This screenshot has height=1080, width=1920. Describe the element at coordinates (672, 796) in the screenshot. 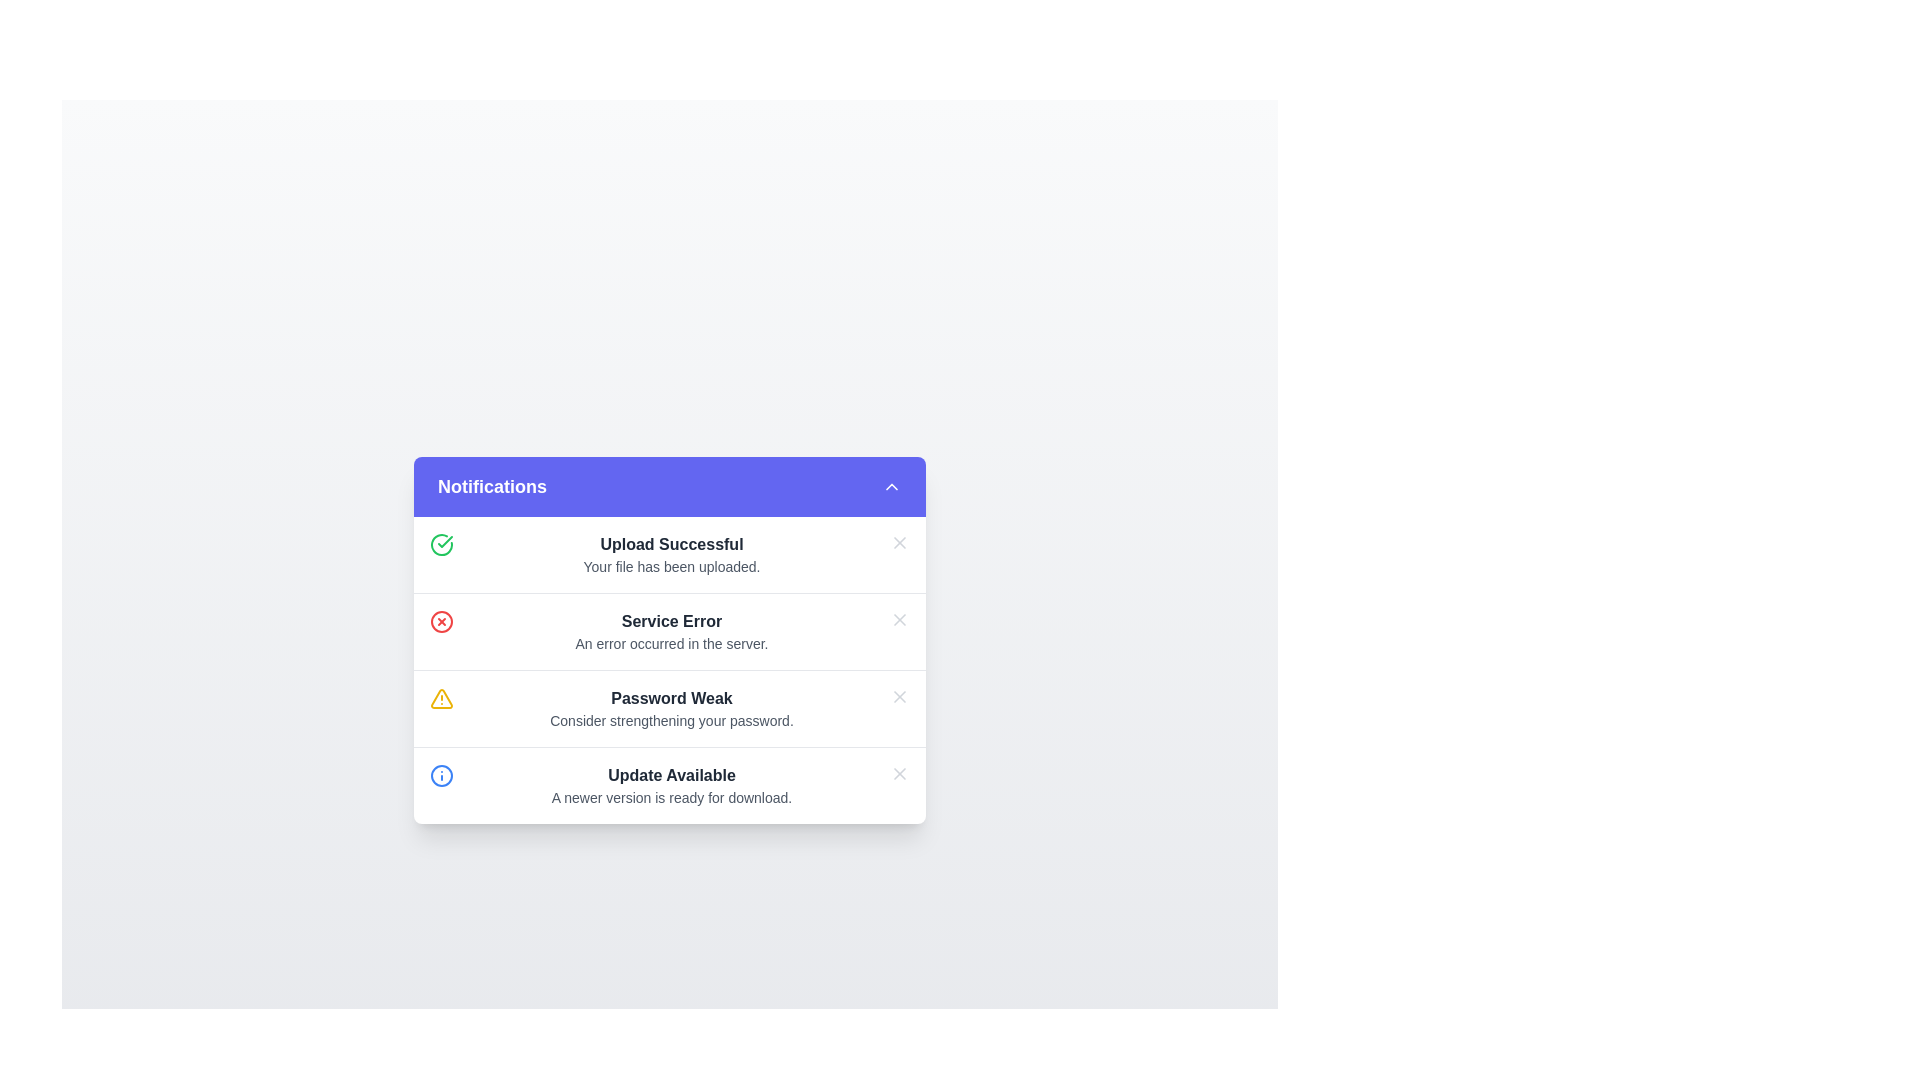

I see `the text label that is styled with a small gray font and positioned below the 'Update Available' header in the last notification block` at that location.